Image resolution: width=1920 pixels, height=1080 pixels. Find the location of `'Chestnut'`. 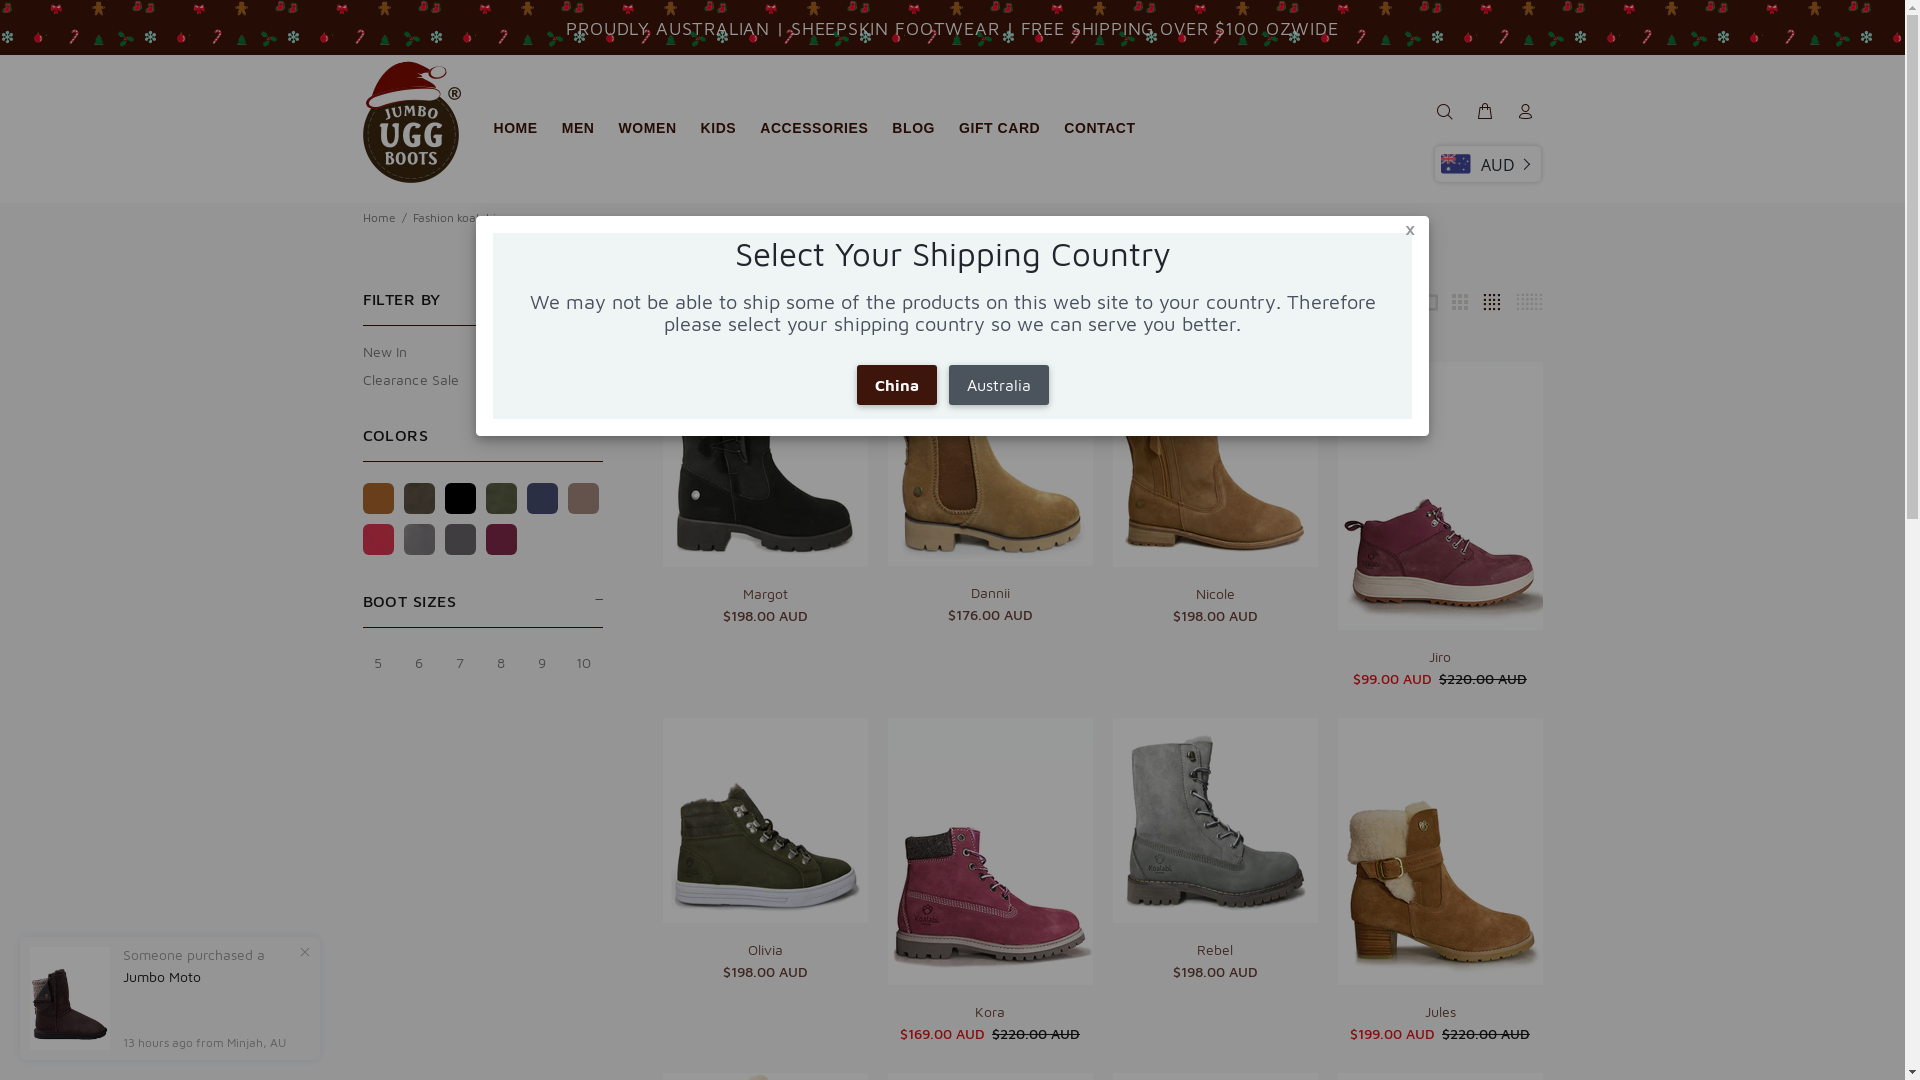

'Chestnut' is located at coordinates (361, 496).